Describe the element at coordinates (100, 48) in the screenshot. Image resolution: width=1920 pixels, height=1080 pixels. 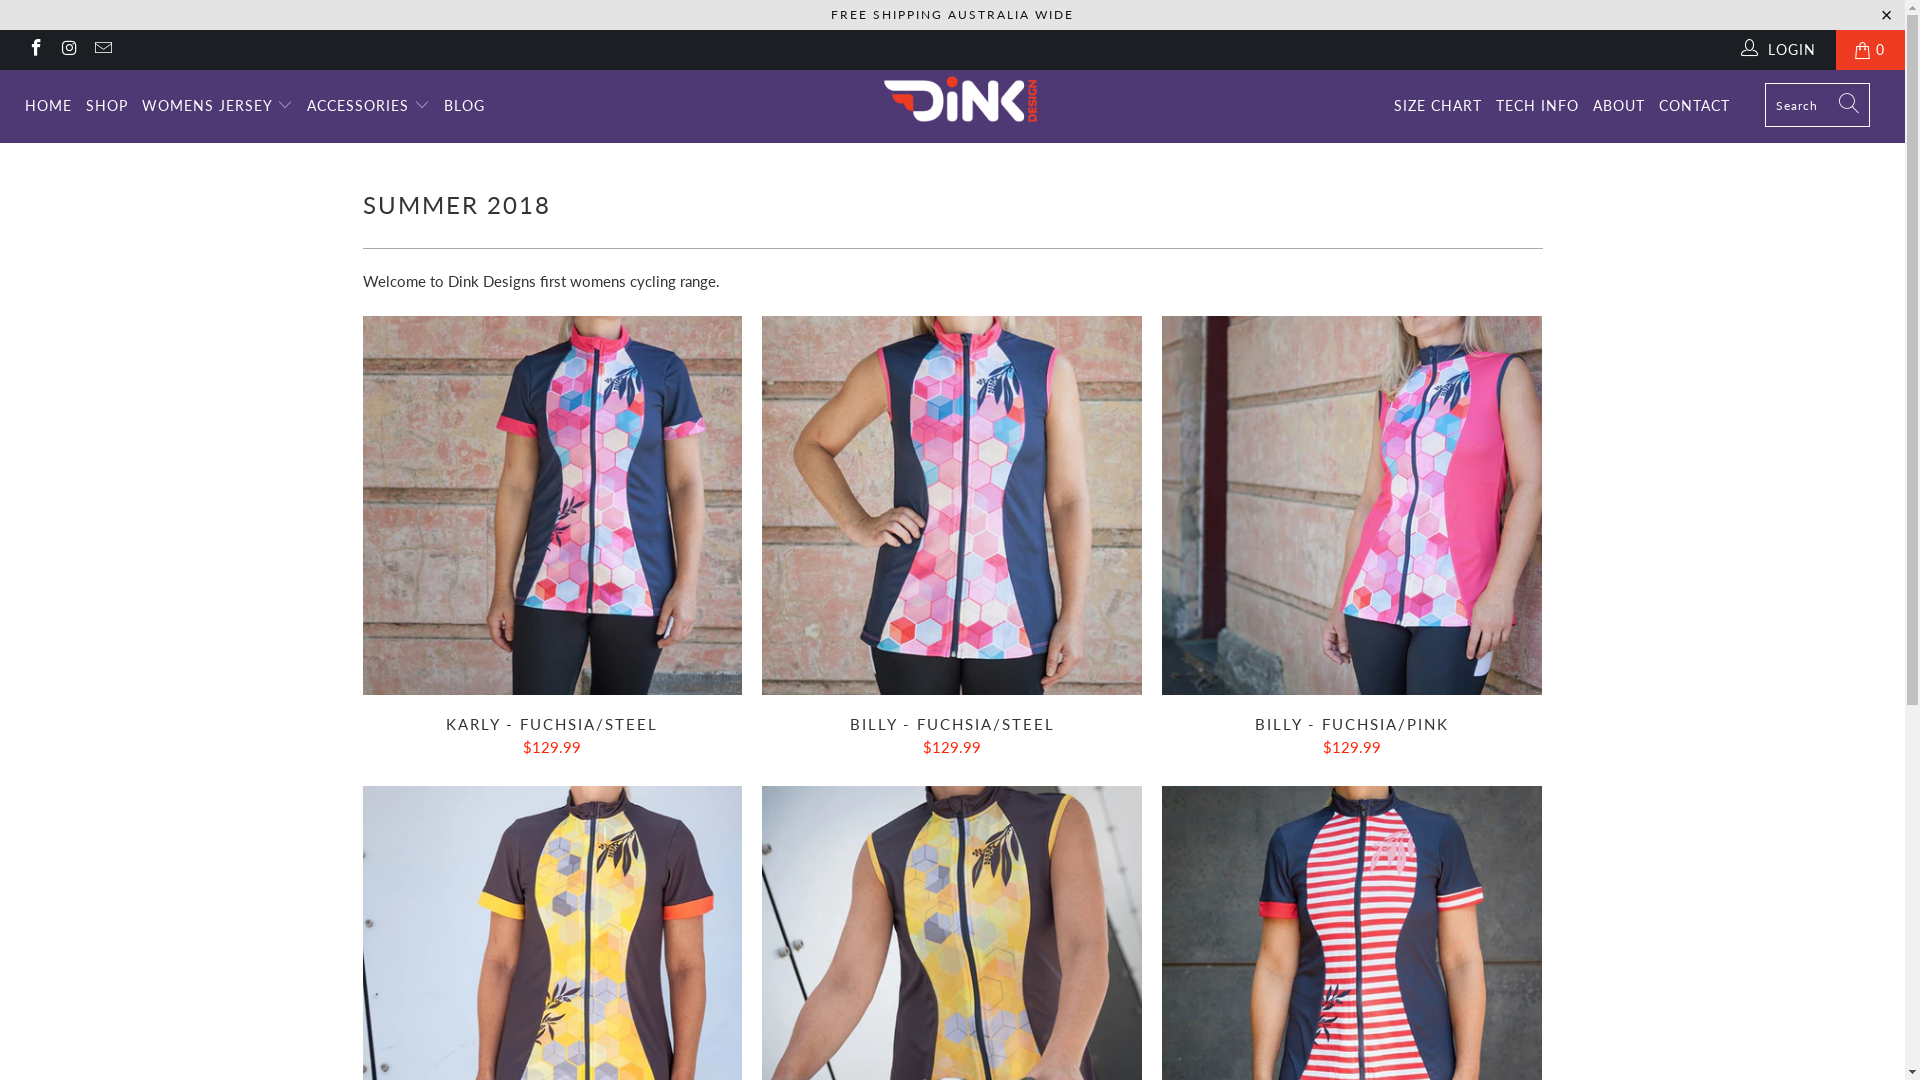
I see `'Email Dink Design'` at that location.